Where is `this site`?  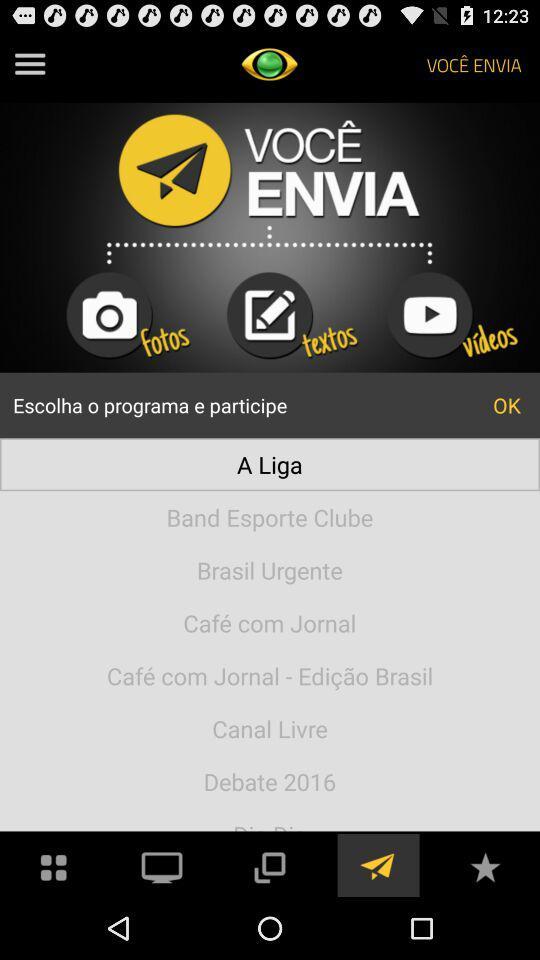
this site is located at coordinates (484, 864).